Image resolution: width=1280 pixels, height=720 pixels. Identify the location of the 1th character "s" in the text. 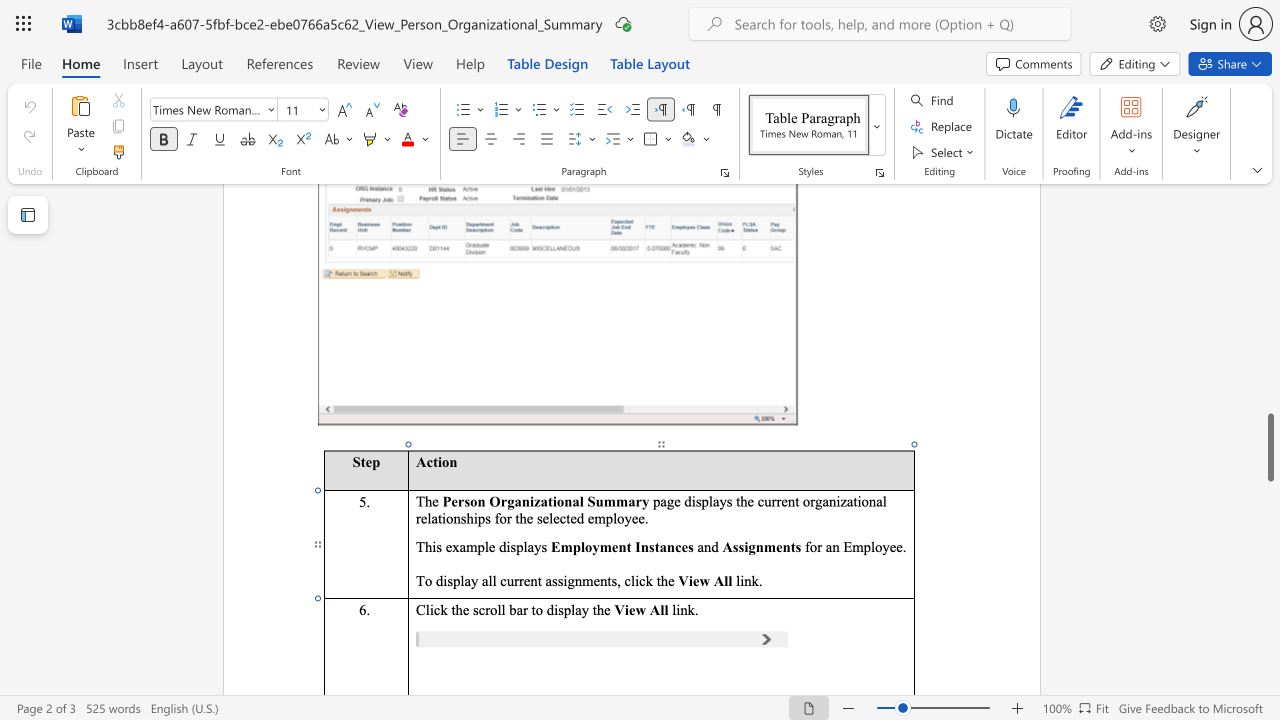
(734, 547).